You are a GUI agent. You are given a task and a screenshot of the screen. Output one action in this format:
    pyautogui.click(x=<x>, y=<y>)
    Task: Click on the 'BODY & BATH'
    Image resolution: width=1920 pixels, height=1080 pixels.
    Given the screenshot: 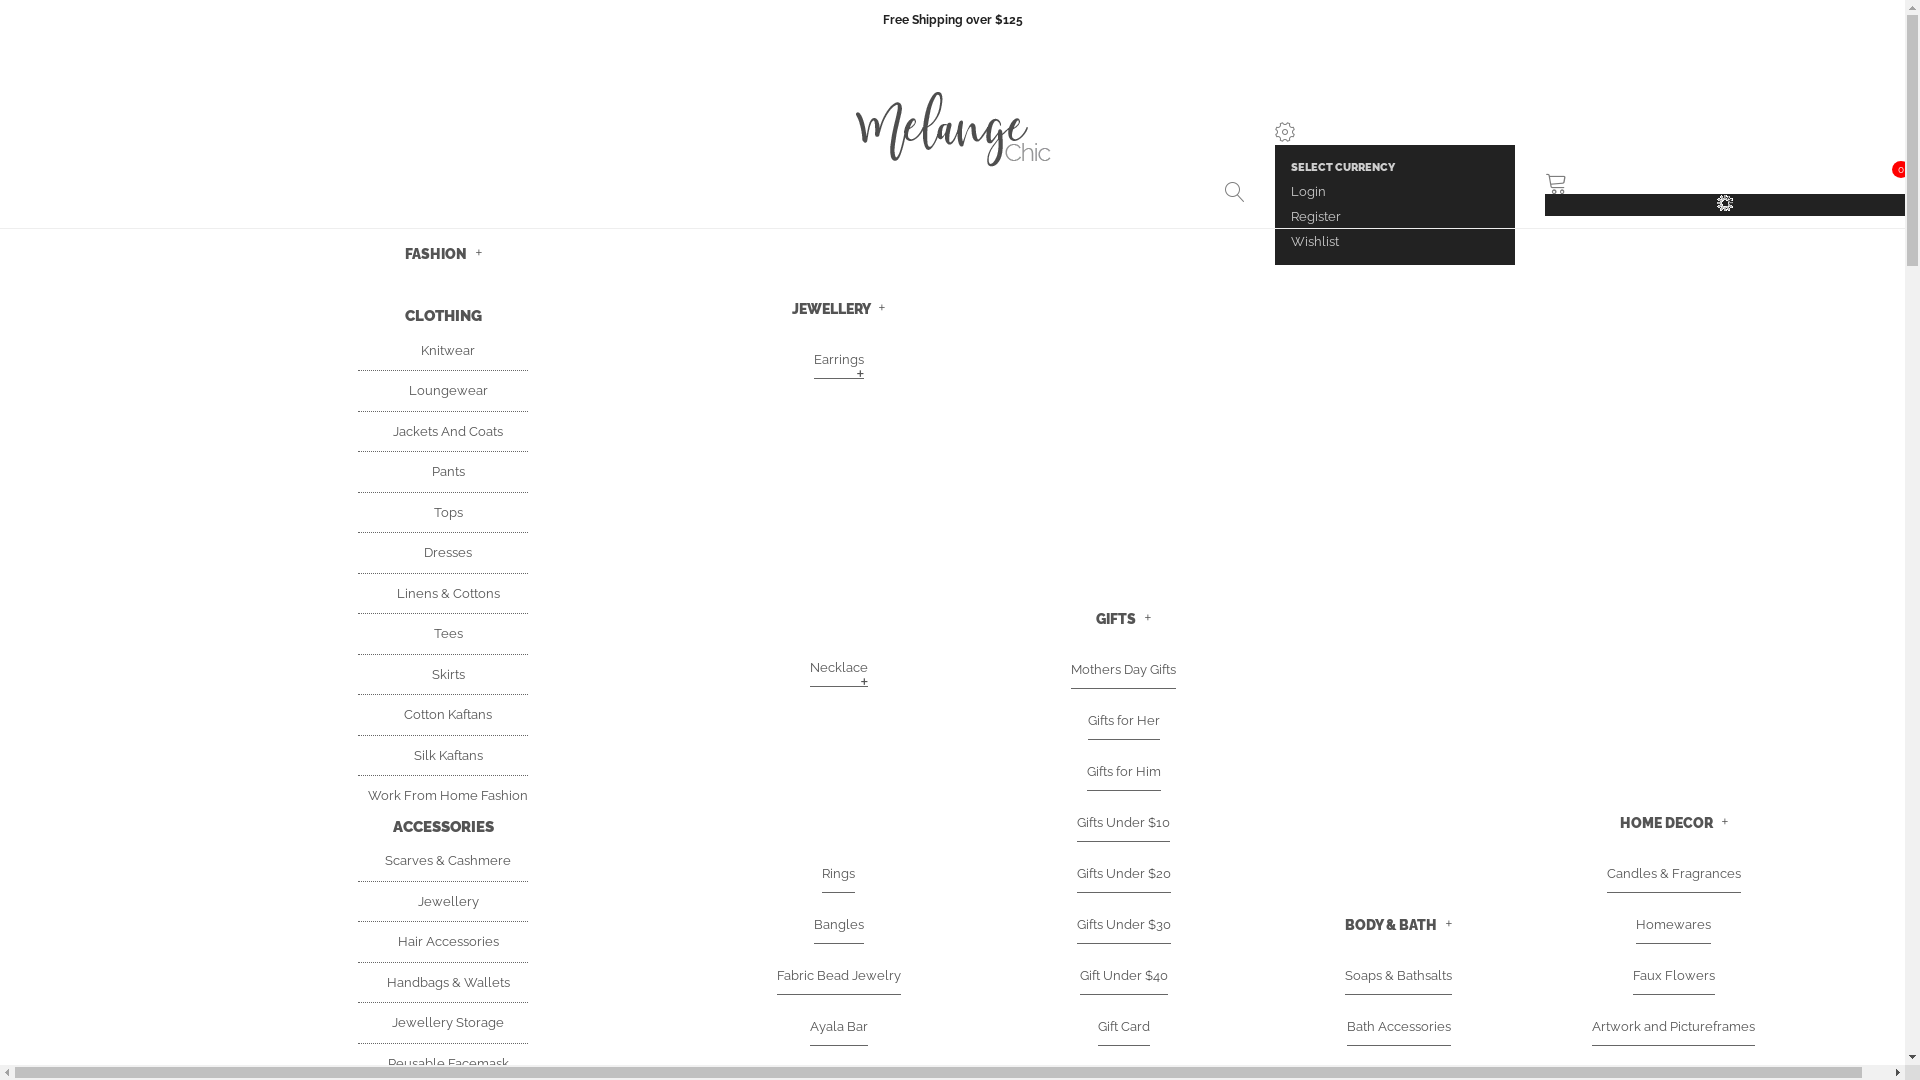 What is the action you would take?
    pyautogui.click(x=1397, y=924)
    